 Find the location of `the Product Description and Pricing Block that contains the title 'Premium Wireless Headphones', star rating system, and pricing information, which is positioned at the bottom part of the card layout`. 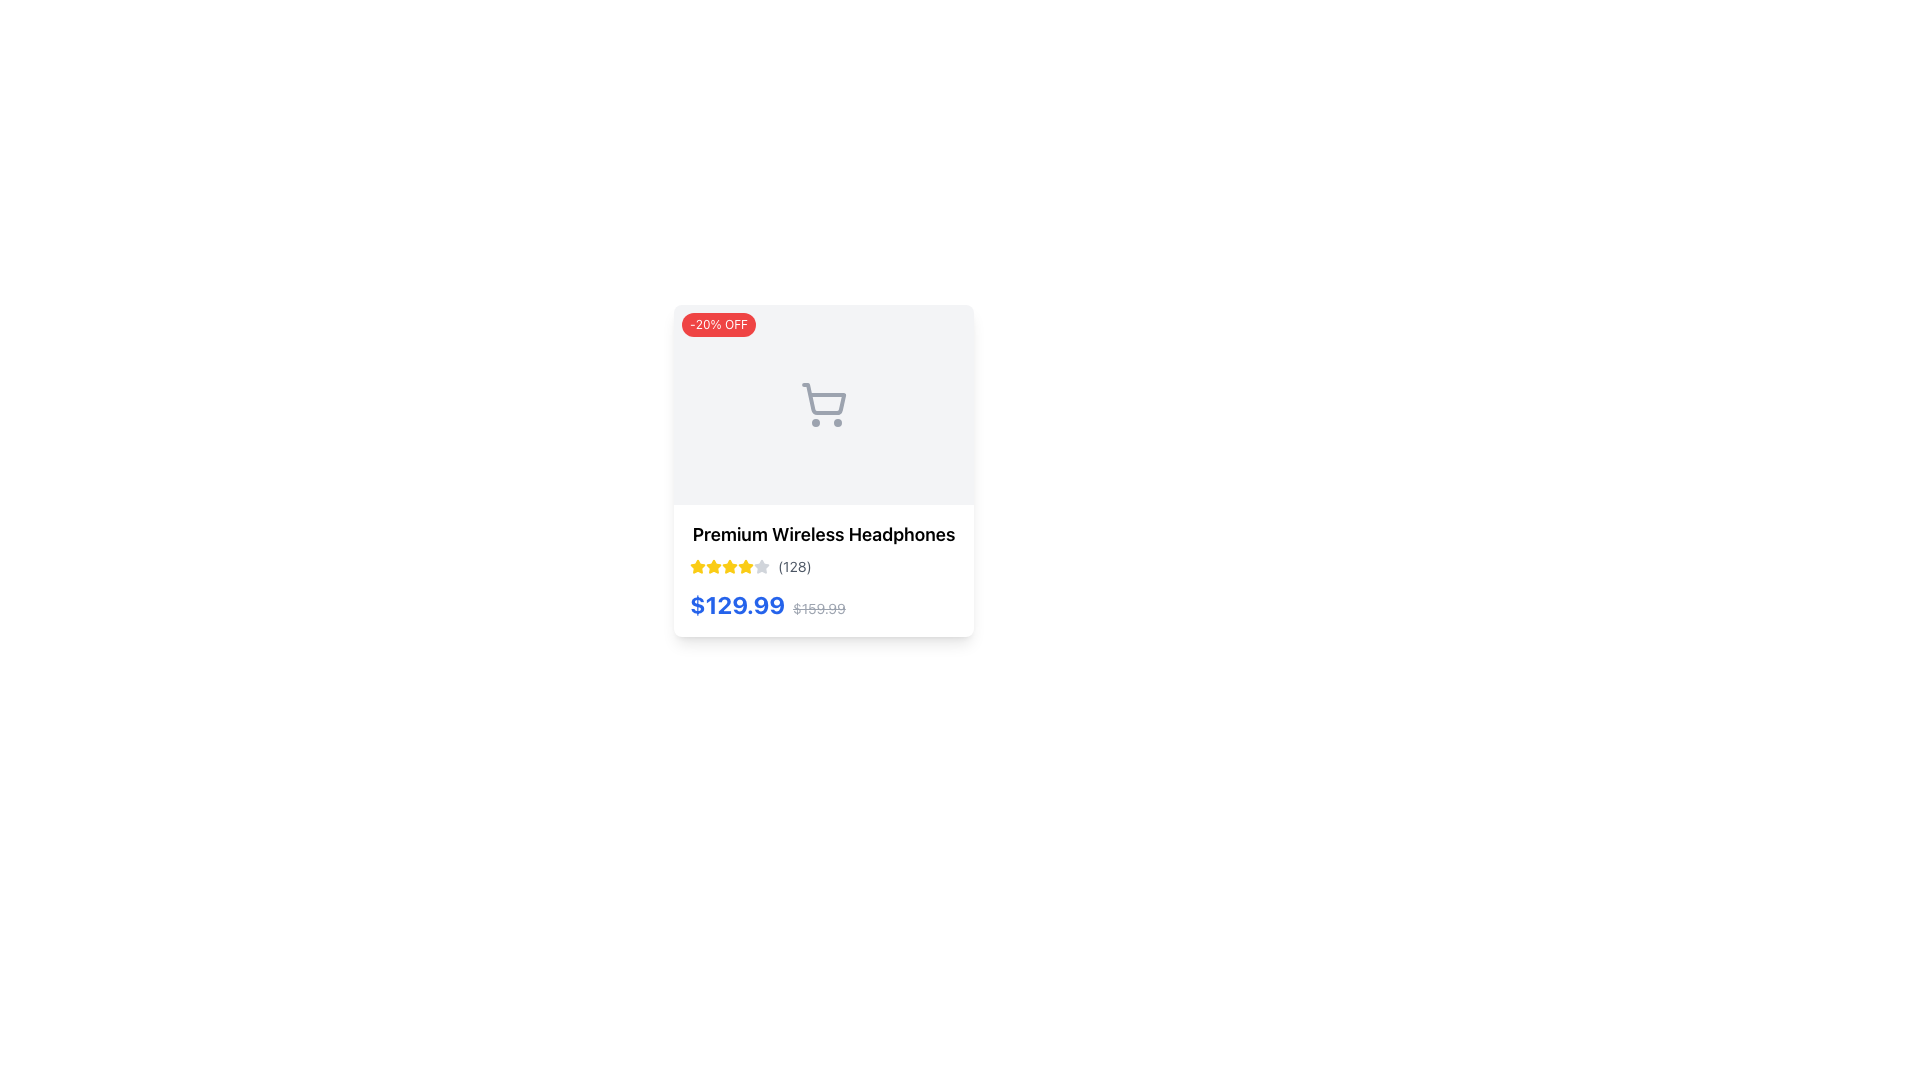

the Product Description and Pricing Block that contains the title 'Premium Wireless Headphones', star rating system, and pricing information, which is positioned at the bottom part of the card layout is located at coordinates (824, 570).